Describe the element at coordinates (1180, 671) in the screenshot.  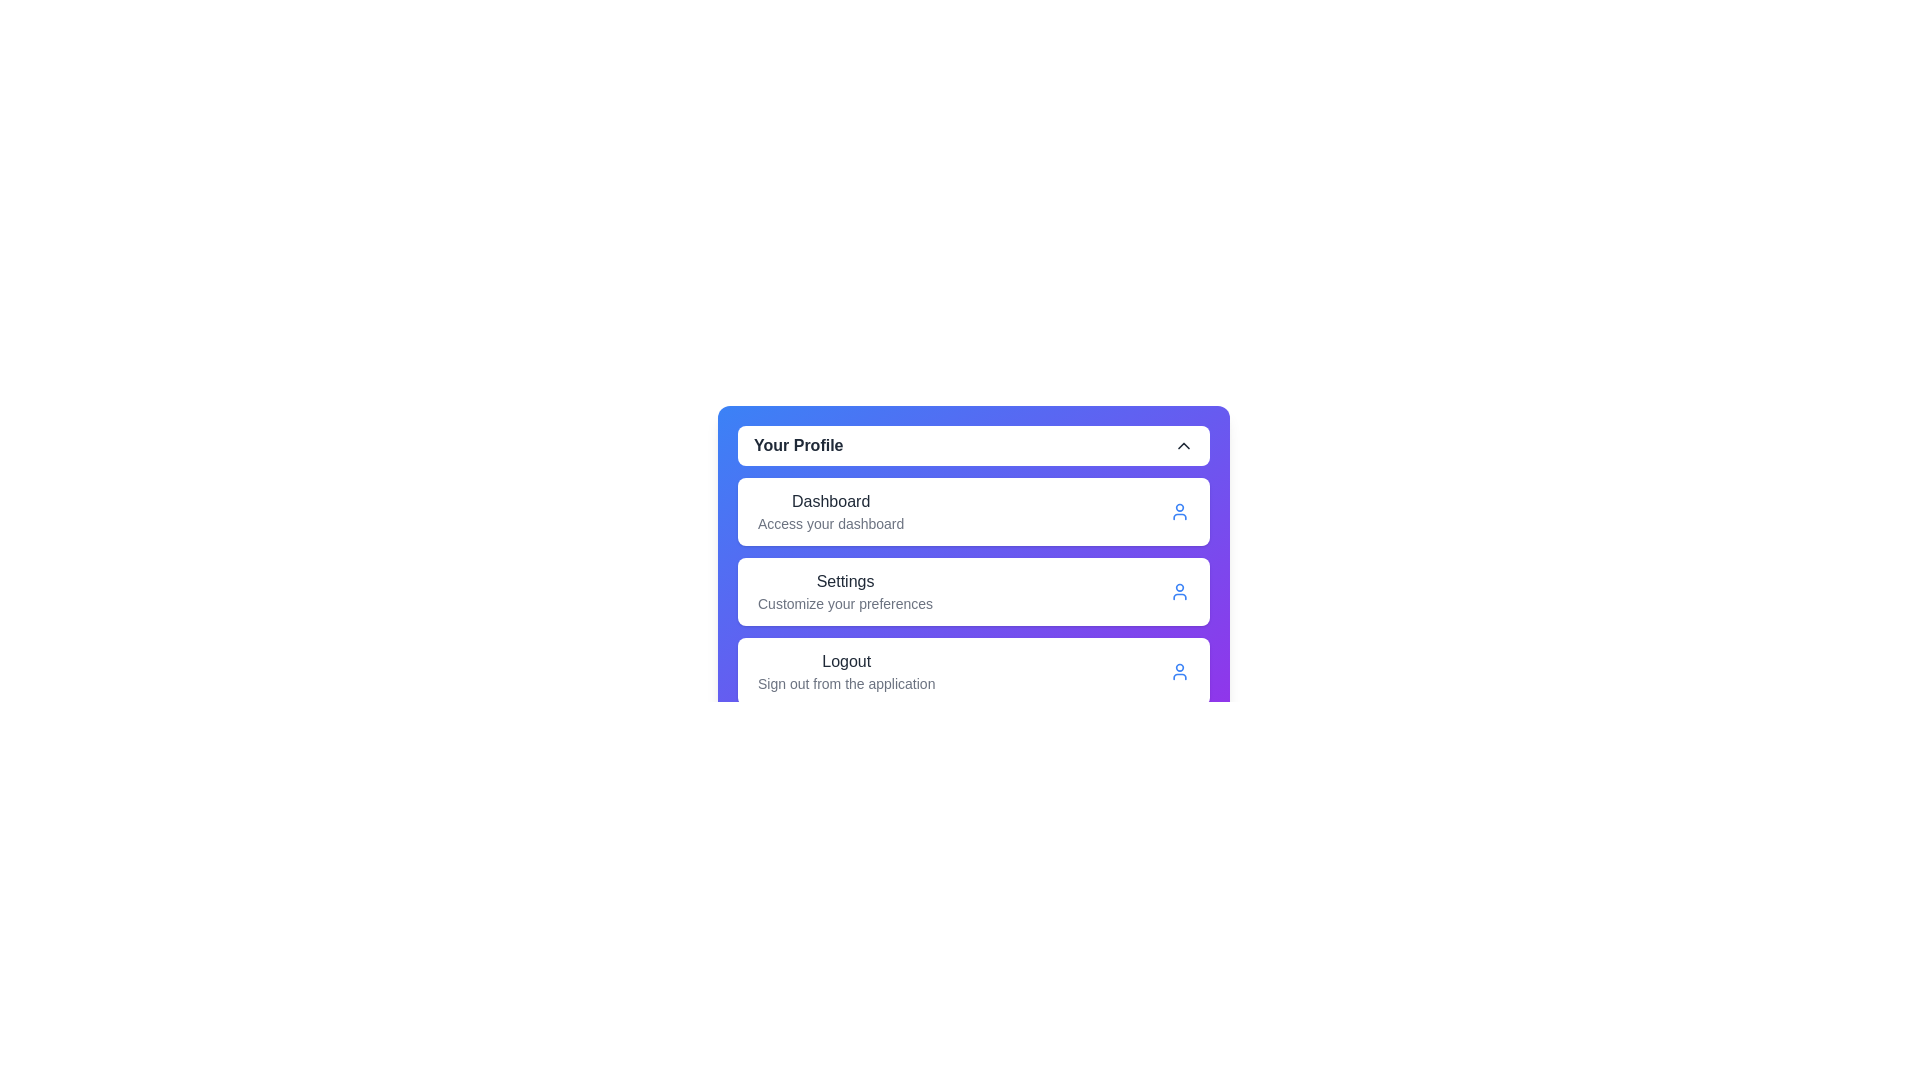
I see `the icon of the Logout menu item` at that location.